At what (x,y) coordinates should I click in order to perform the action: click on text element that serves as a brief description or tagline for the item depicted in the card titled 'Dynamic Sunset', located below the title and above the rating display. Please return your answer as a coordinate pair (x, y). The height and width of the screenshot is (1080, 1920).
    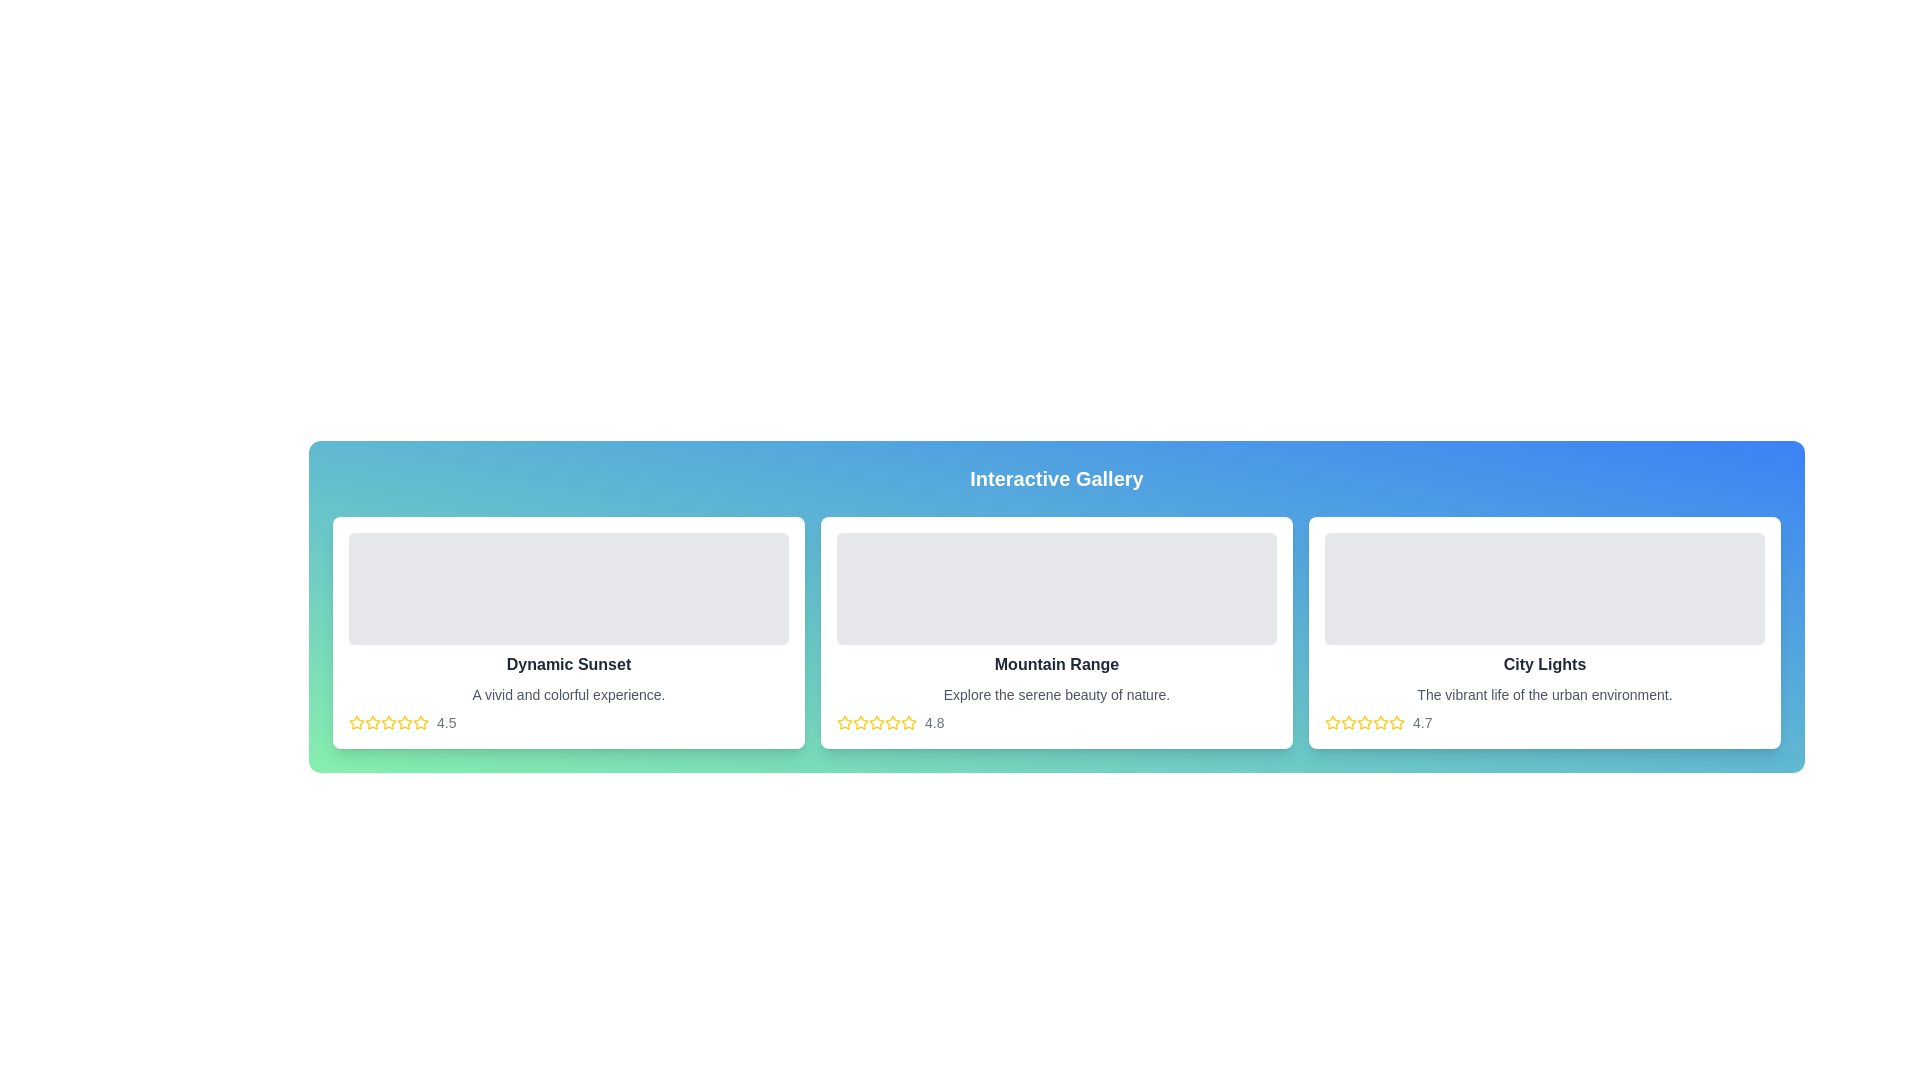
    Looking at the image, I should click on (568, 693).